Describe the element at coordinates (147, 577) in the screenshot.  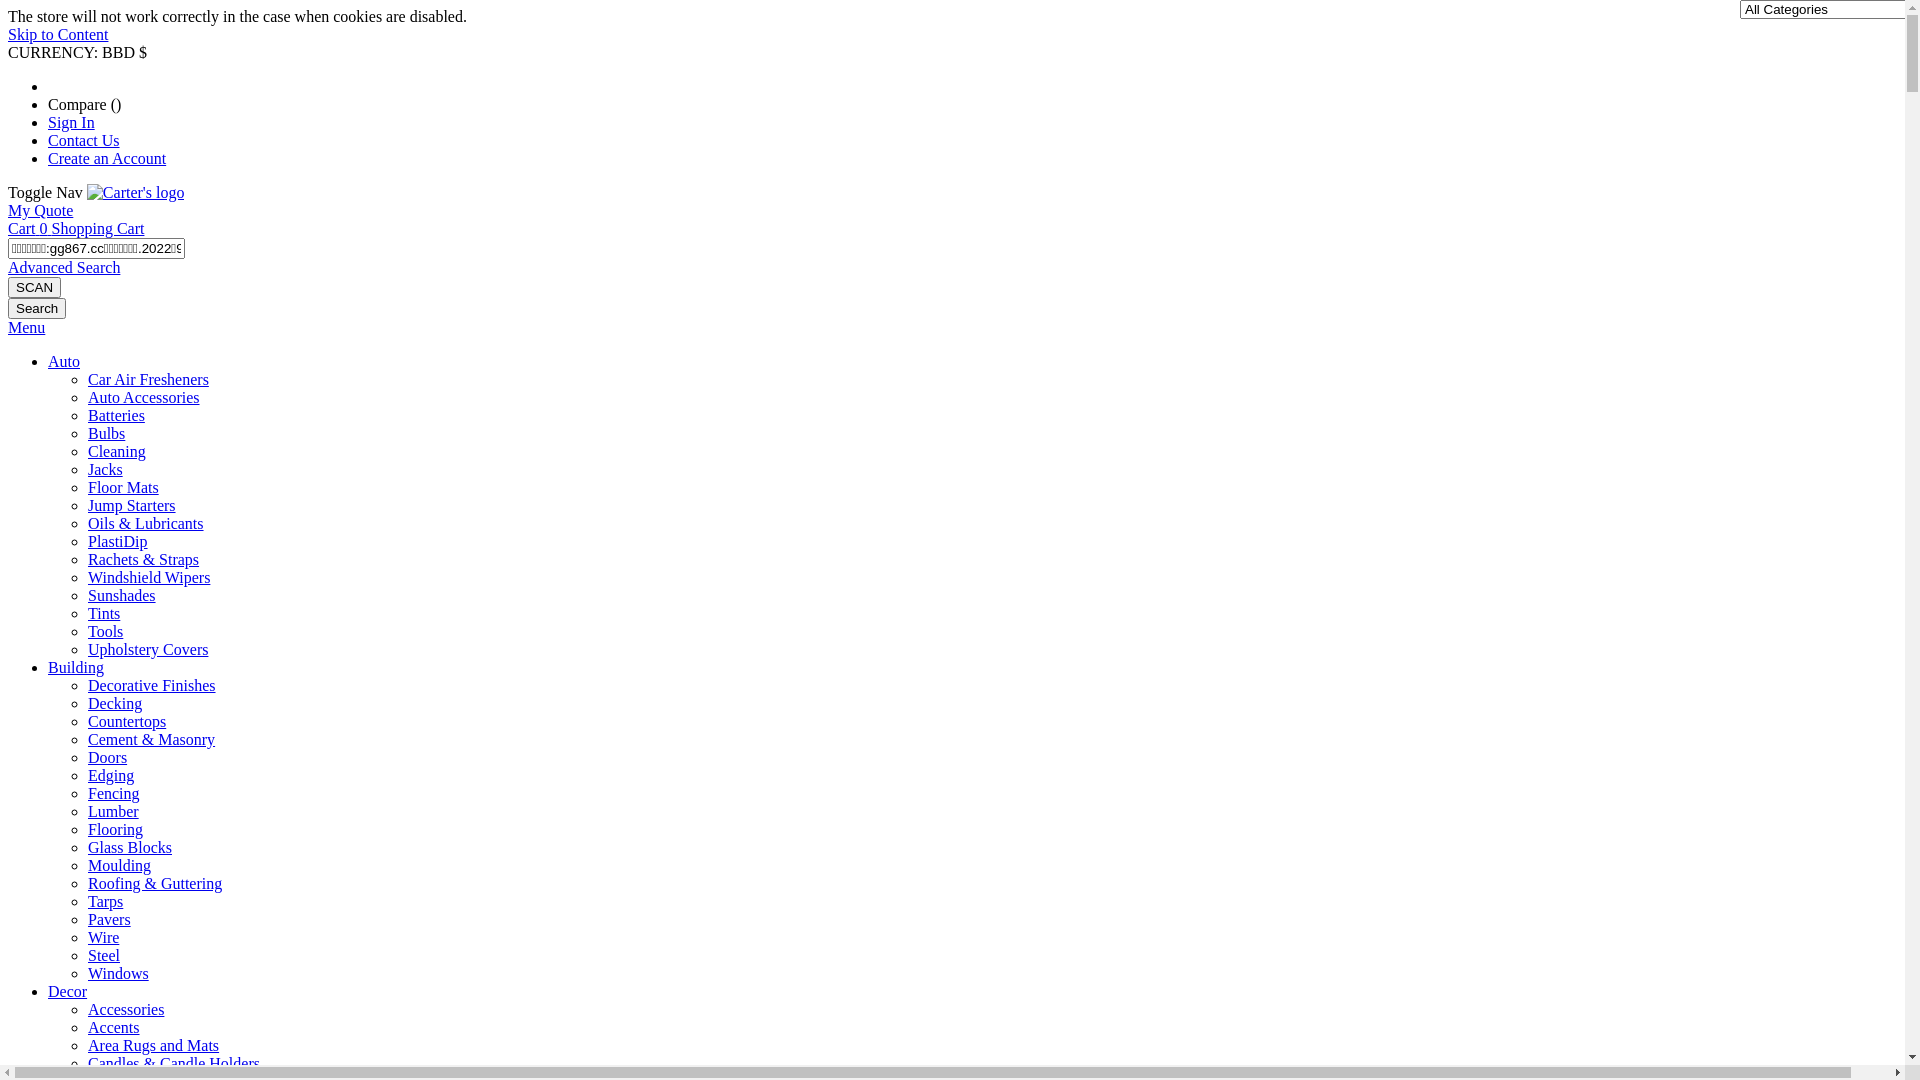
I see `'Windshield Wipers'` at that location.